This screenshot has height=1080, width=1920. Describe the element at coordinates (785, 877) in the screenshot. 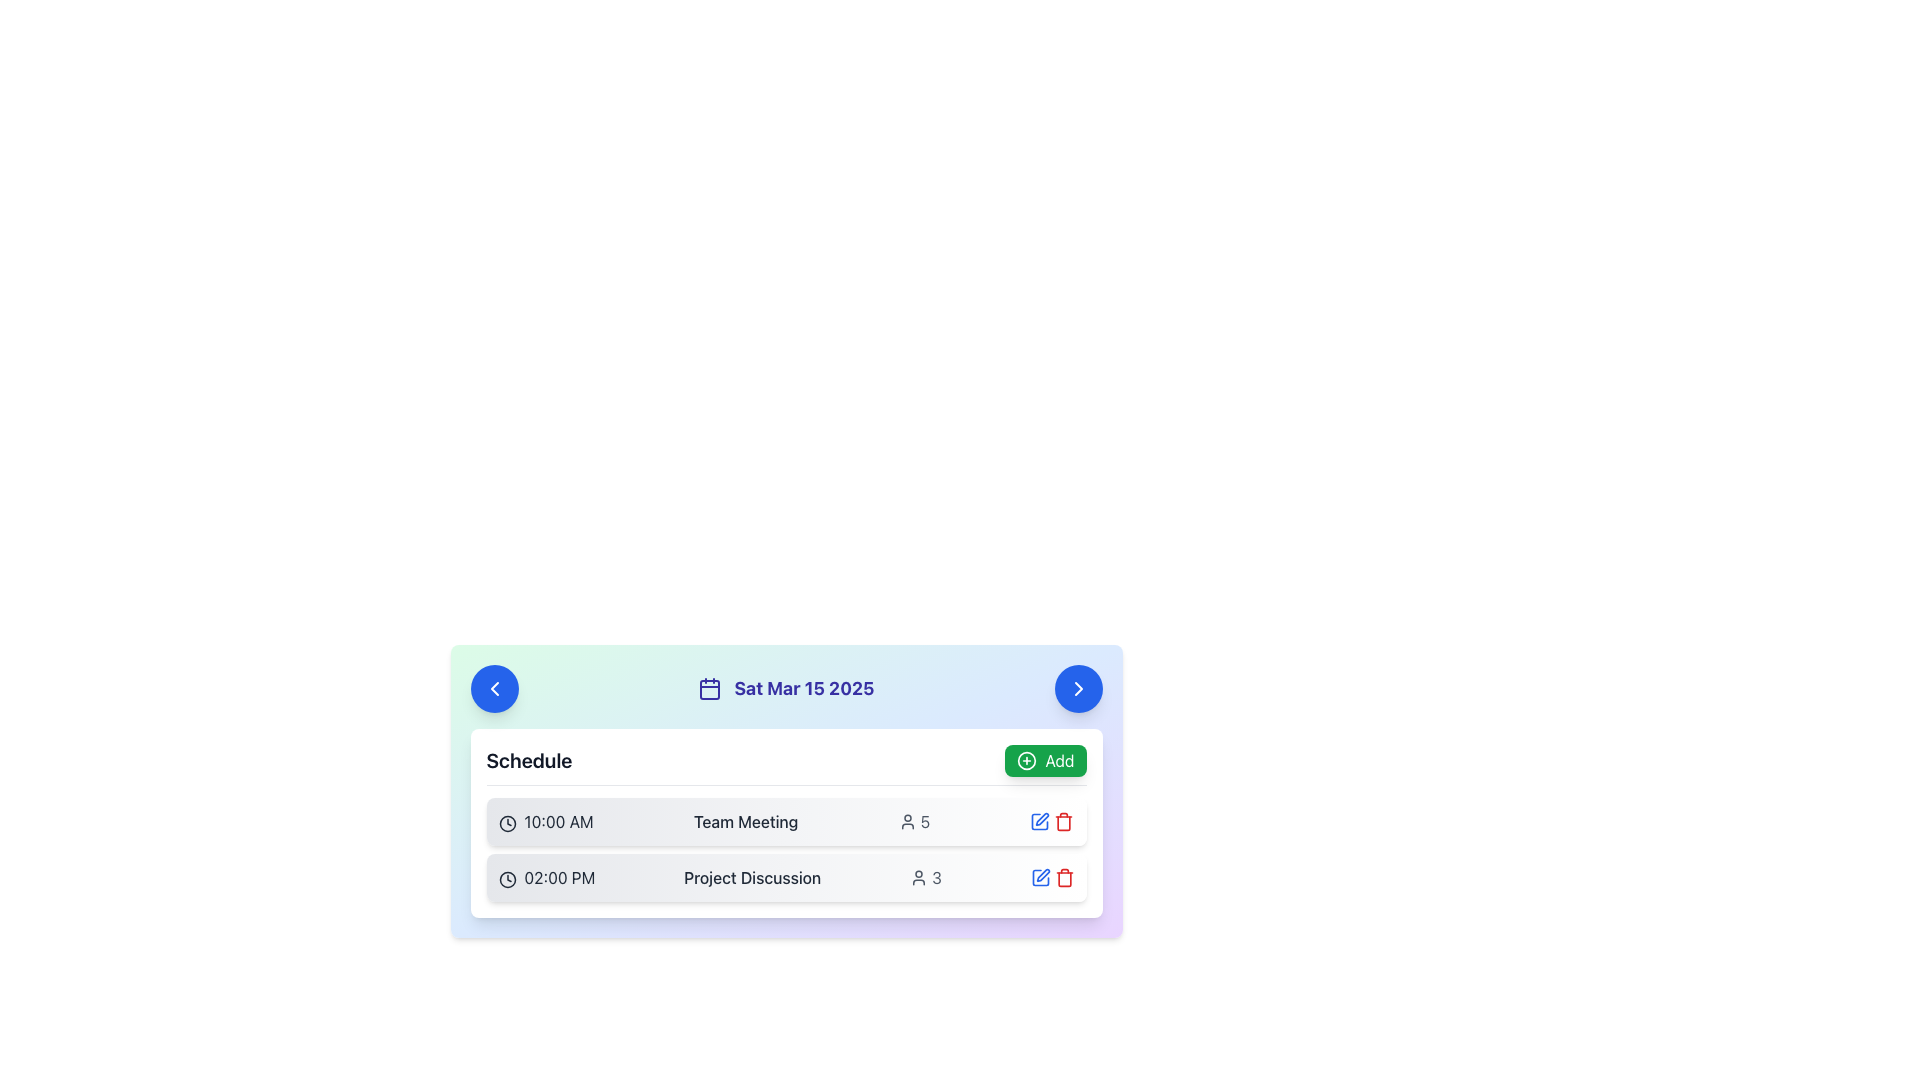

I see `the event title of the second item in the schedule list, located under the 'Schedule' section` at that location.